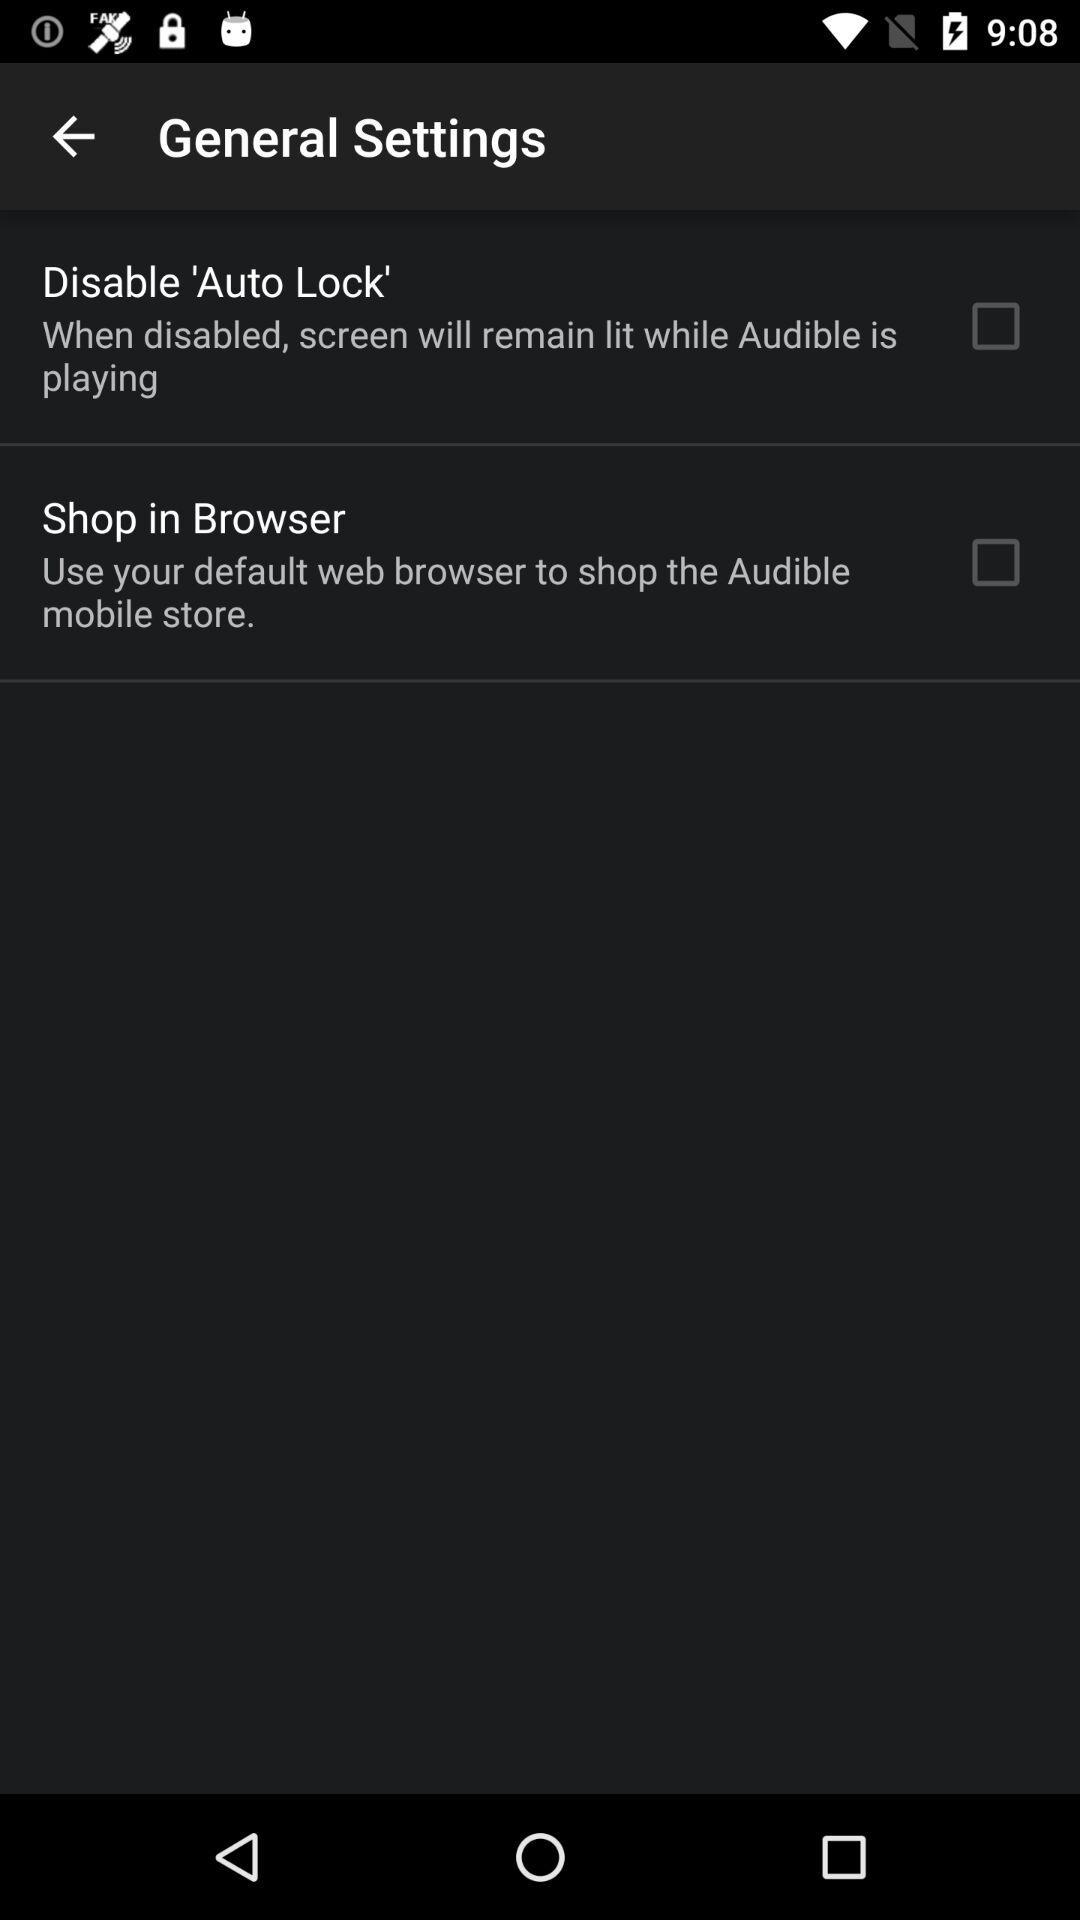  What do you see at coordinates (216, 279) in the screenshot?
I see `the disable 'auto lock' item` at bounding box center [216, 279].